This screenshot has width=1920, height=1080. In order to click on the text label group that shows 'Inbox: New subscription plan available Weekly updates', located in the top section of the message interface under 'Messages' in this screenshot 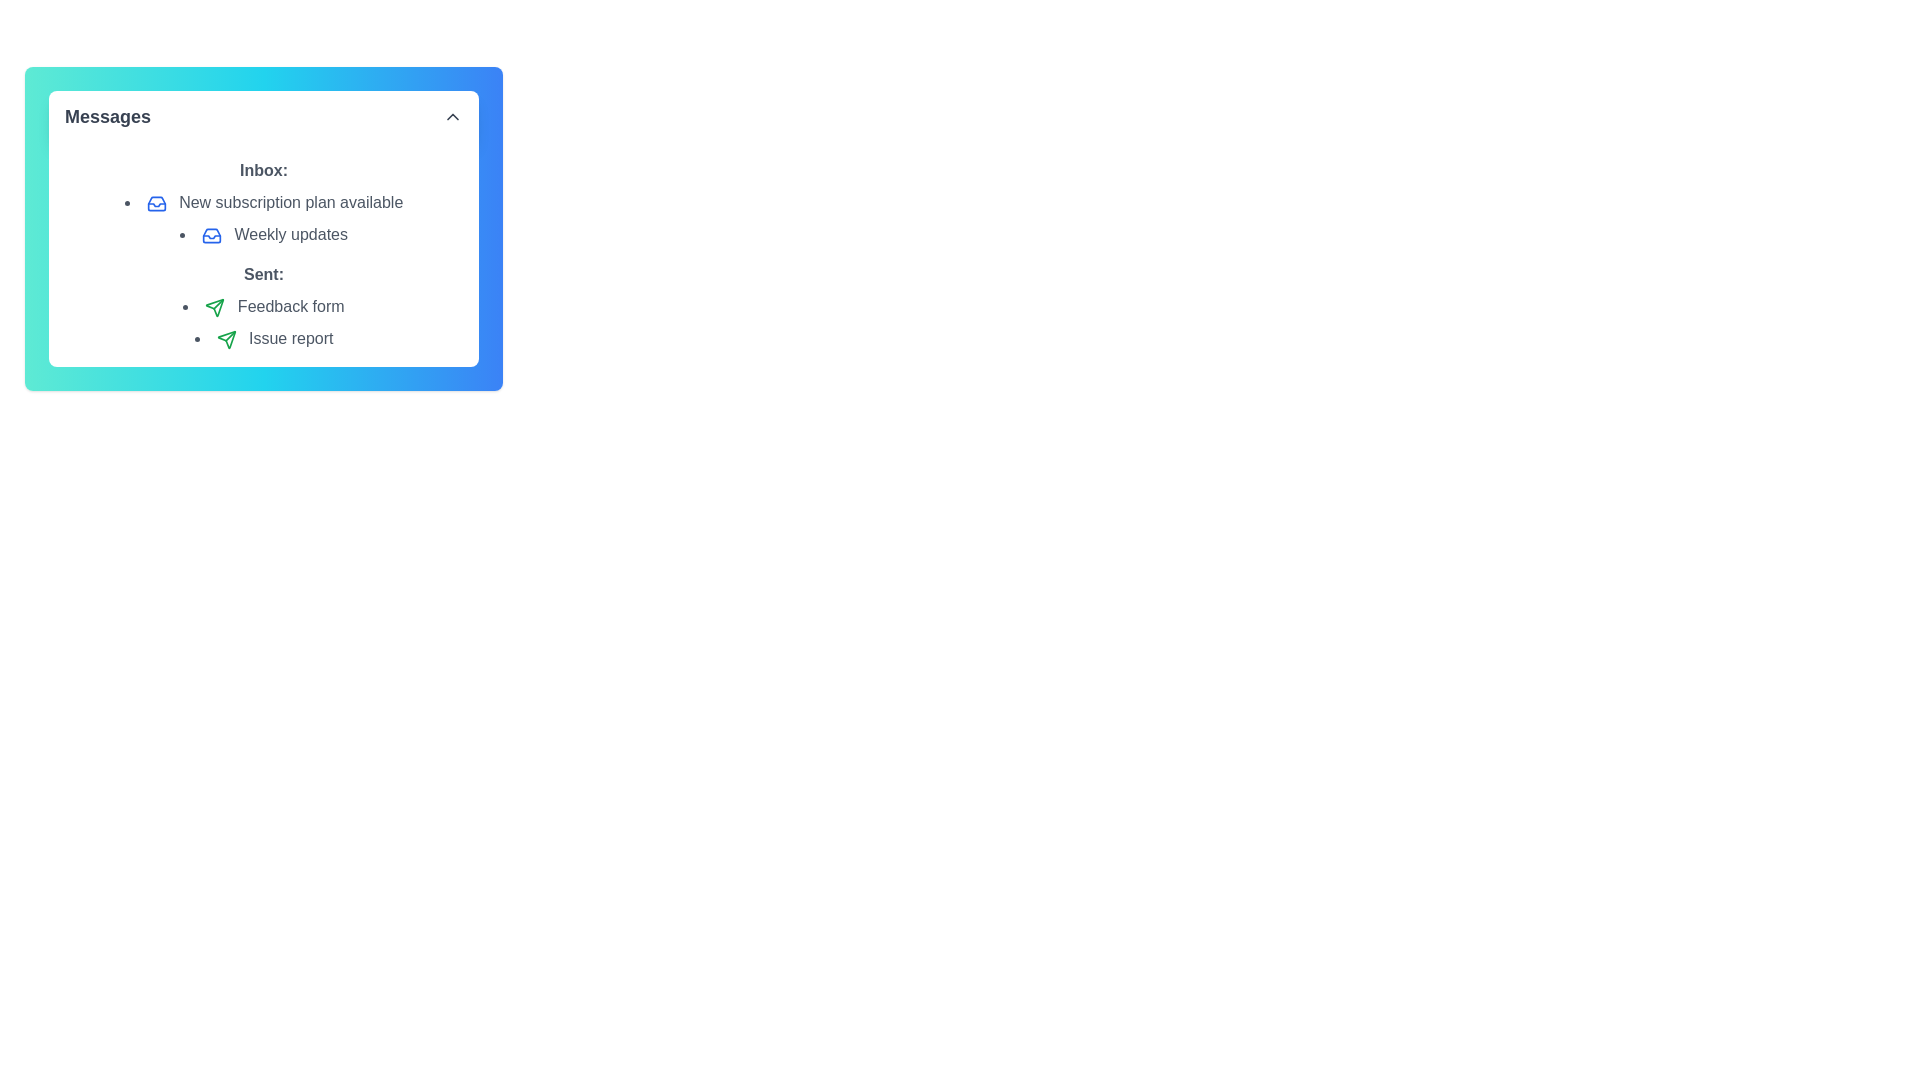, I will do `click(263, 203)`.